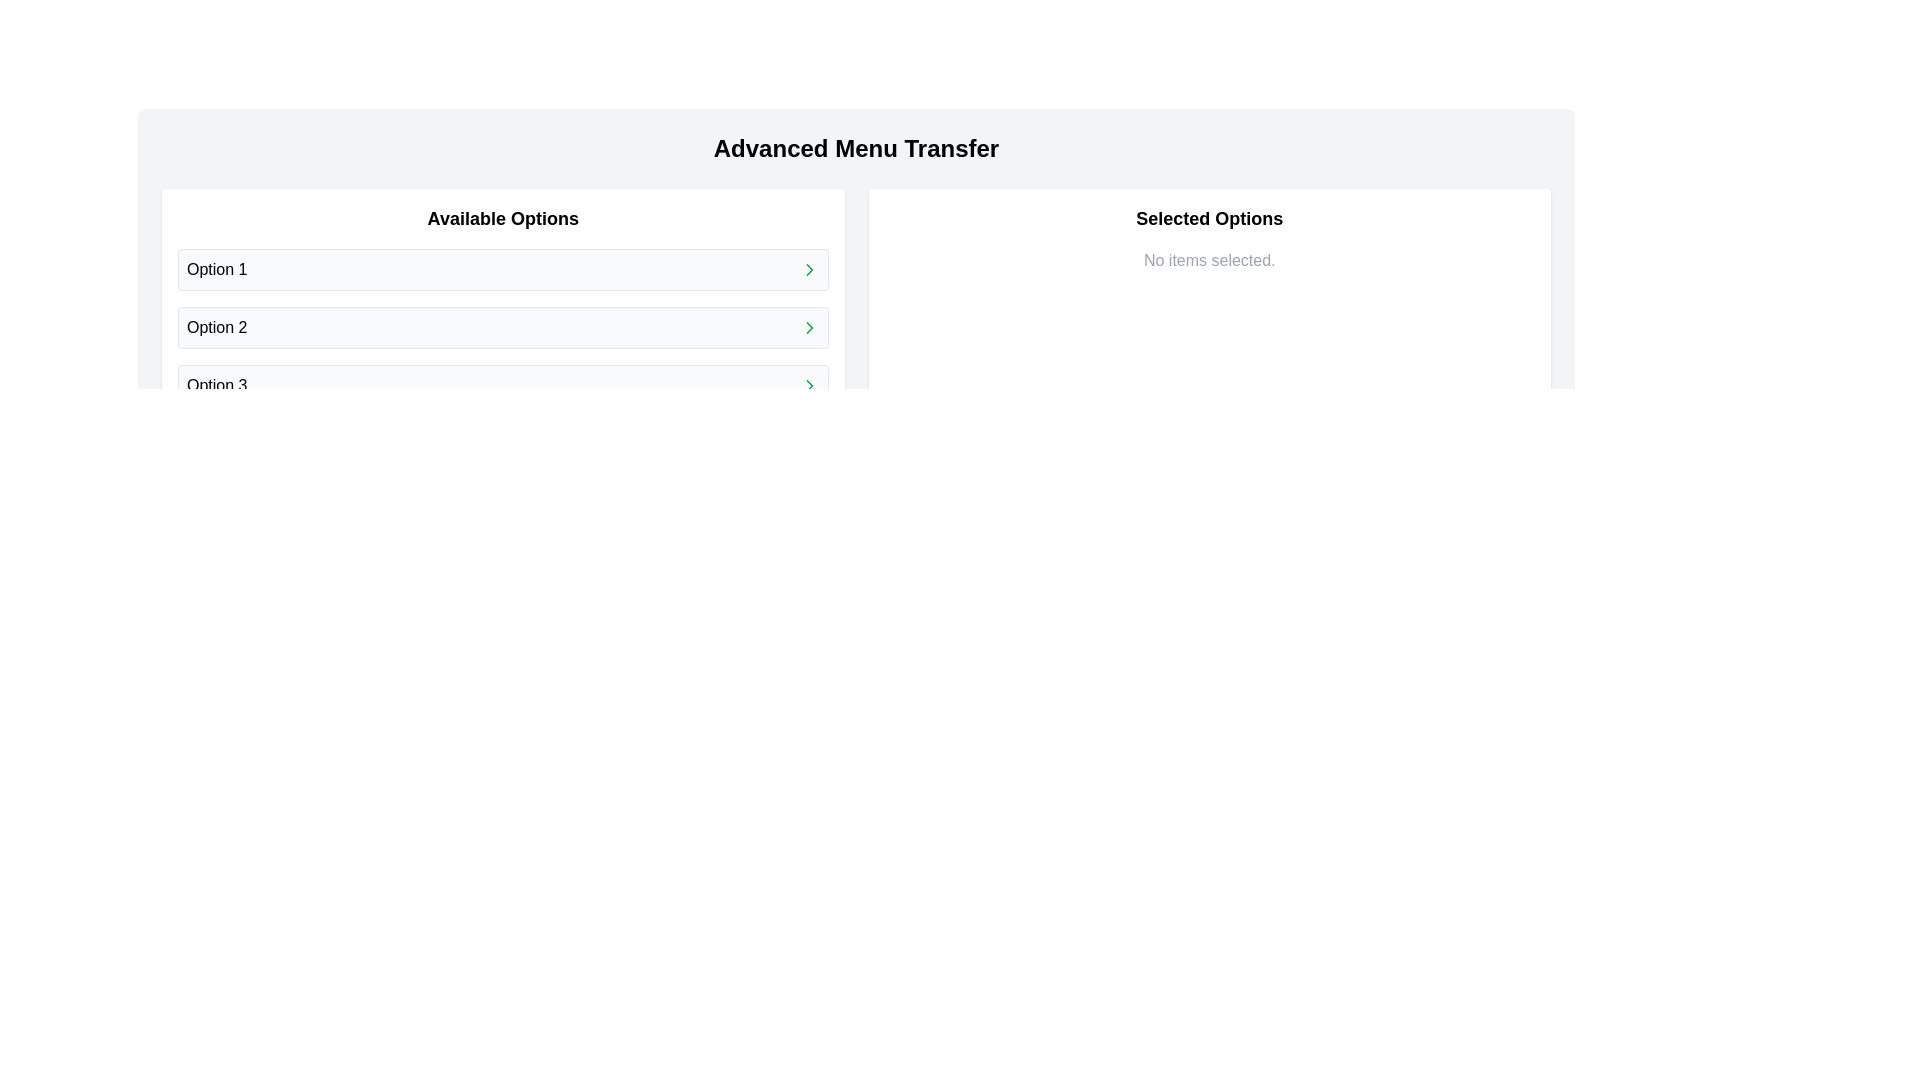 The image size is (1920, 1080). Describe the element at coordinates (217, 270) in the screenshot. I see `the text label representing 'Option 1' in the 'Available Options' section, which is the first item in a vertical list of selectable options` at that location.